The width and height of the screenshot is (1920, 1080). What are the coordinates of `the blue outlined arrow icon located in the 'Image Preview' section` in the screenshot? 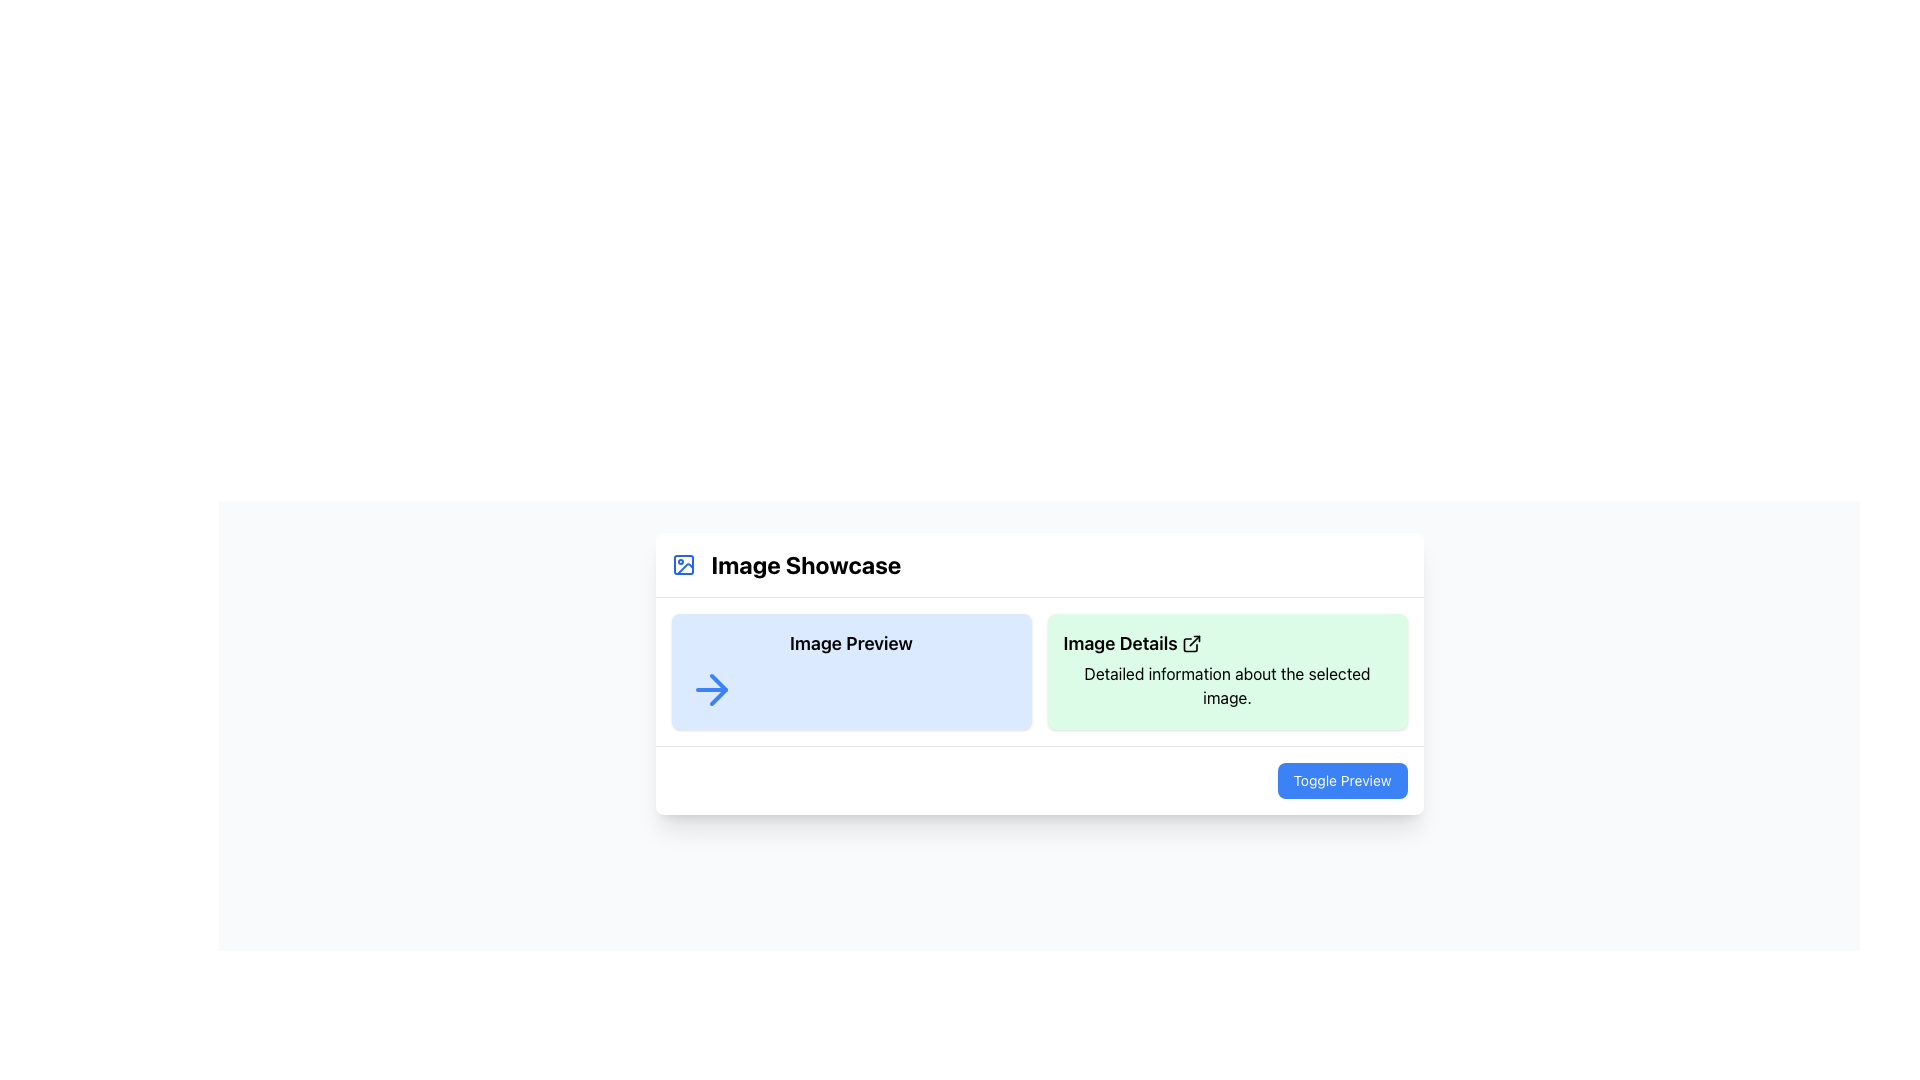 It's located at (711, 689).